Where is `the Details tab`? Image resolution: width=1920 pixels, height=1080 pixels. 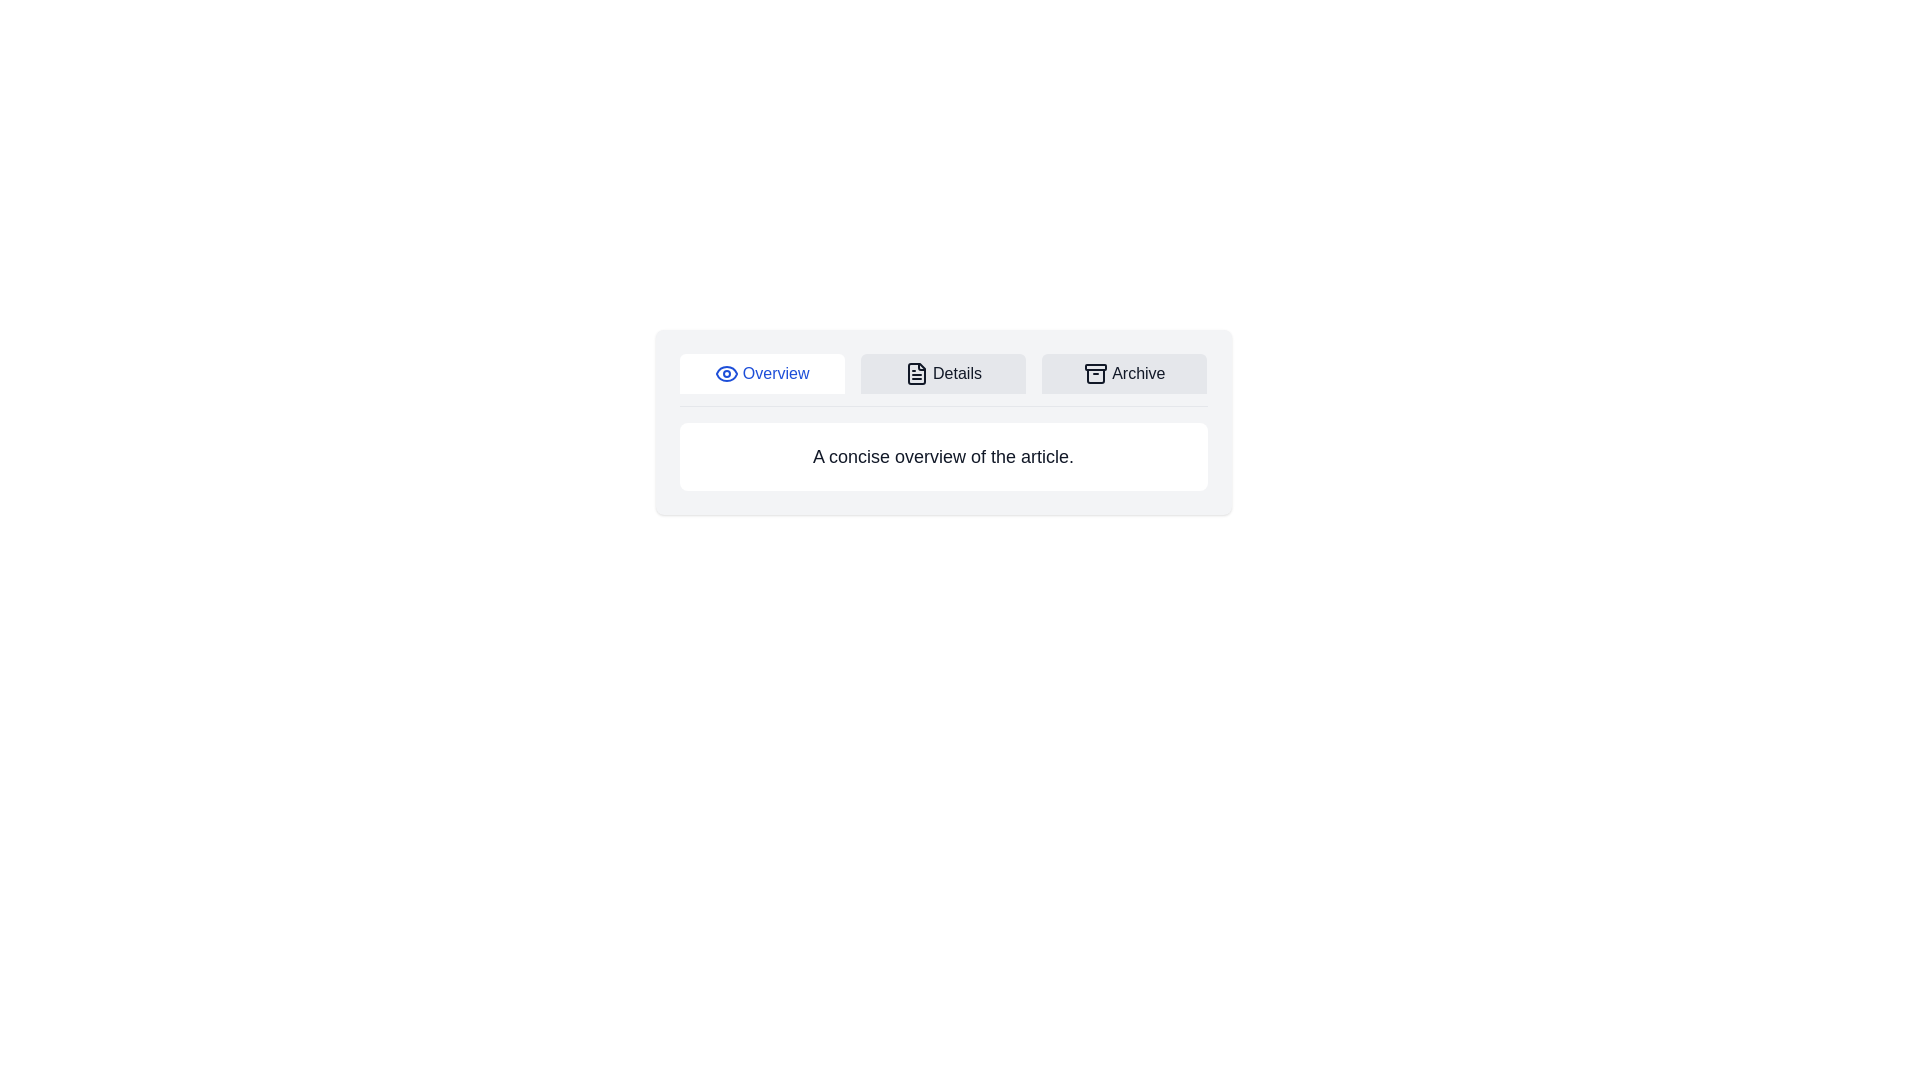 the Details tab is located at coordinates (941, 374).